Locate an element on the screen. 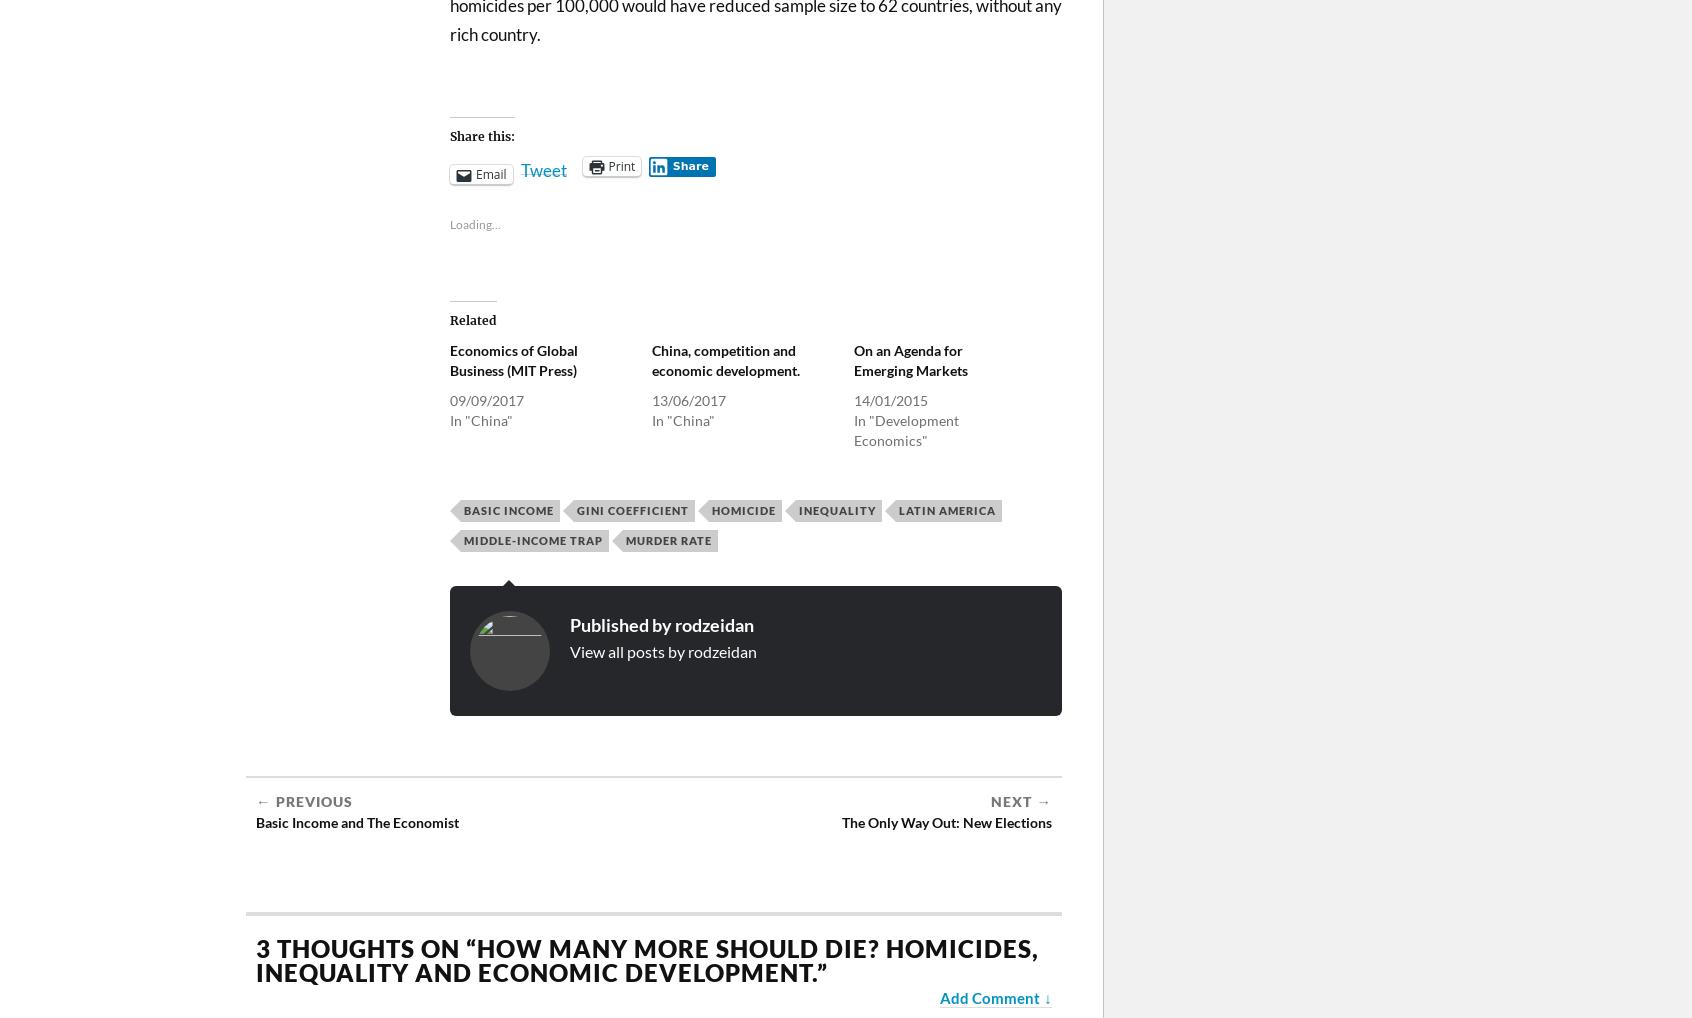 This screenshot has width=1692, height=1018. 'Share' is located at coordinates (672, 165).